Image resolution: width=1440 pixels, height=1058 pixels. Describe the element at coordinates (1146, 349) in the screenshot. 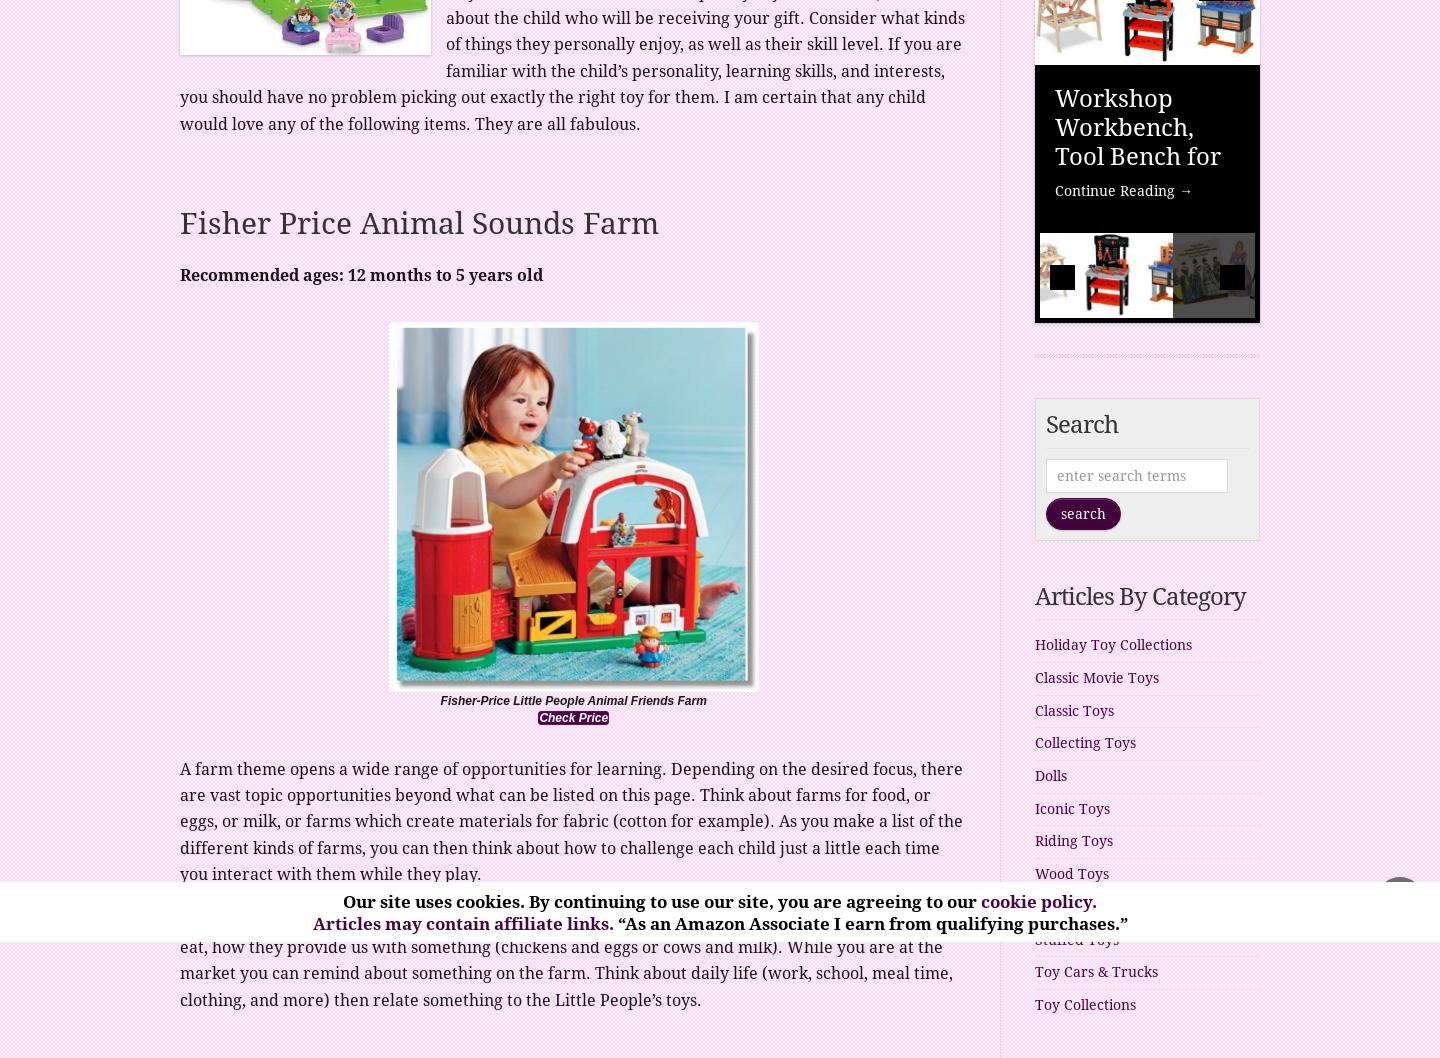

I see `'We all need tools regardless of our age. Lots of men, and several women I know, have workshops or work areas filled with tools. Because children imitate their parents, they love having their own workshop, tools and tool bench. Finding the best tool bench for kids, as well as the neat tool accessories, is easy […]'` at that location.